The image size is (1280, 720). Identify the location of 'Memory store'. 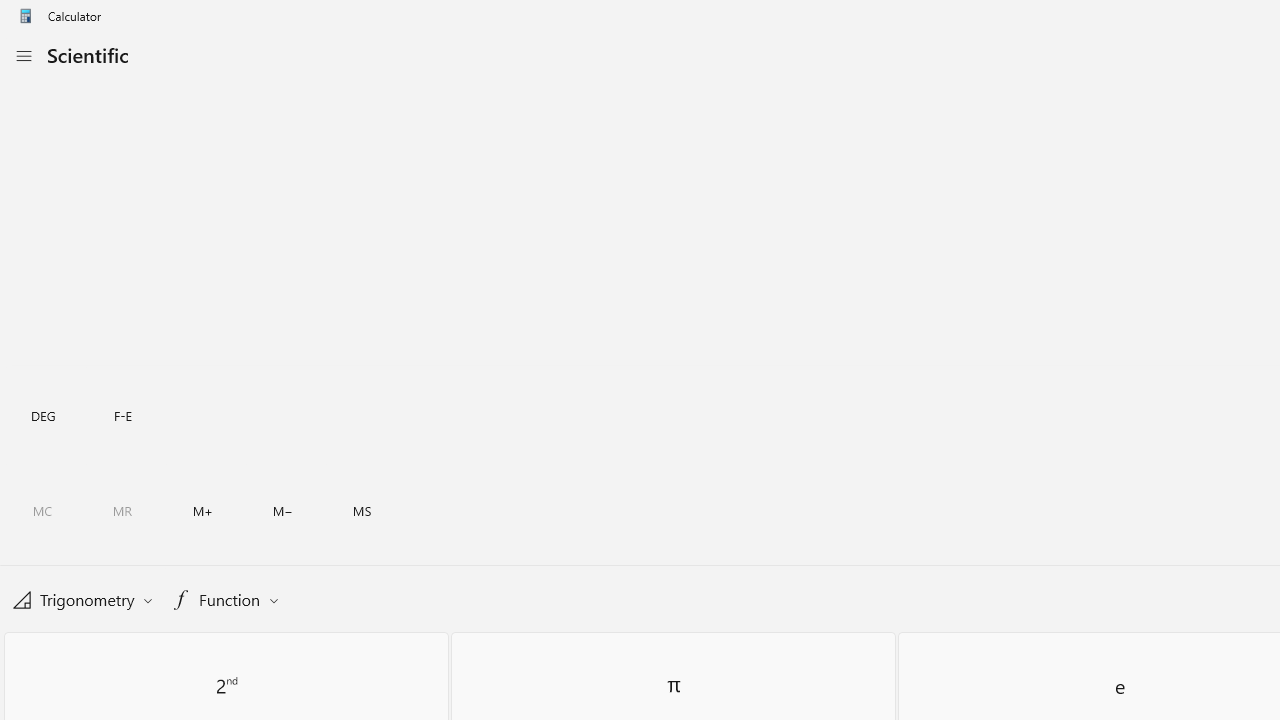
(362, 510).